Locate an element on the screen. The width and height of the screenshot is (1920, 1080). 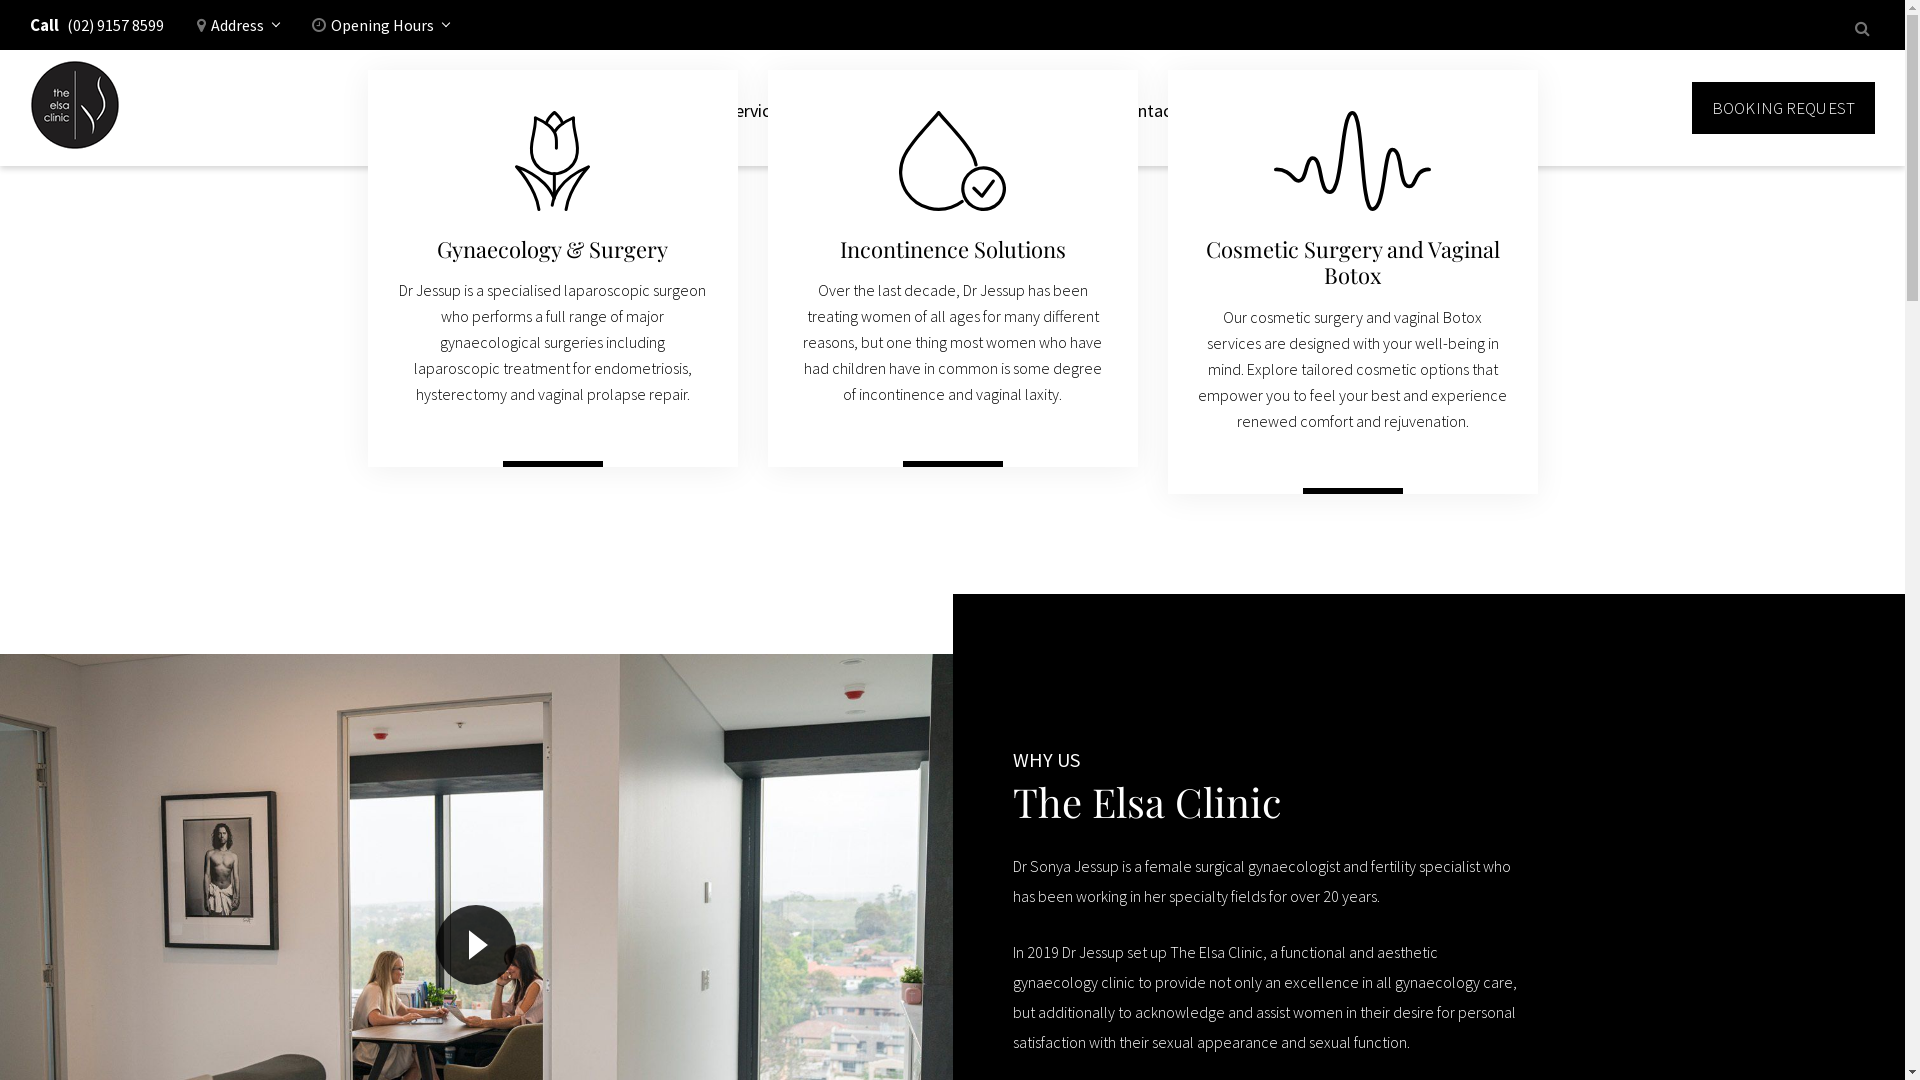
'About Us' is located at coordinates (863, 108).